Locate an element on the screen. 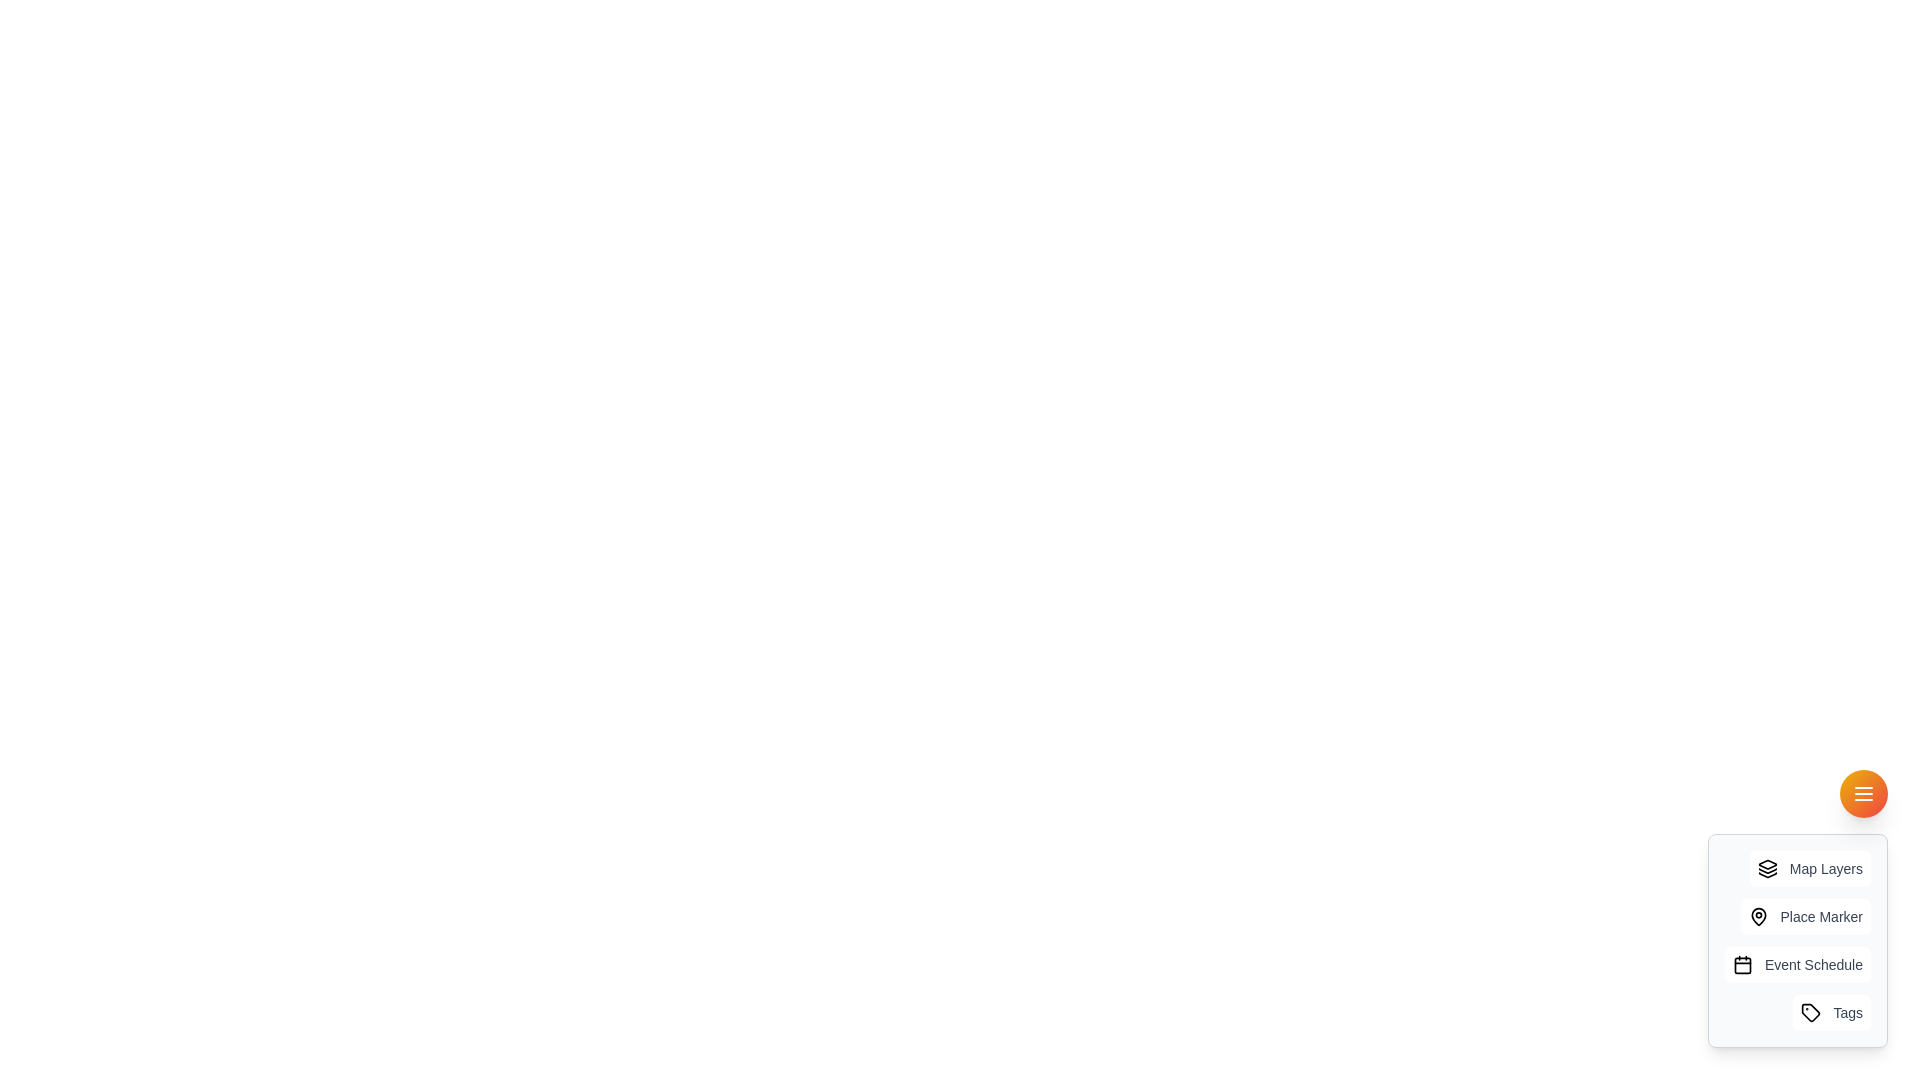 This screenshot has height=1080, width=1920. the speed dial toggle button to toggle the menu is located at coordinates (1862, 793).